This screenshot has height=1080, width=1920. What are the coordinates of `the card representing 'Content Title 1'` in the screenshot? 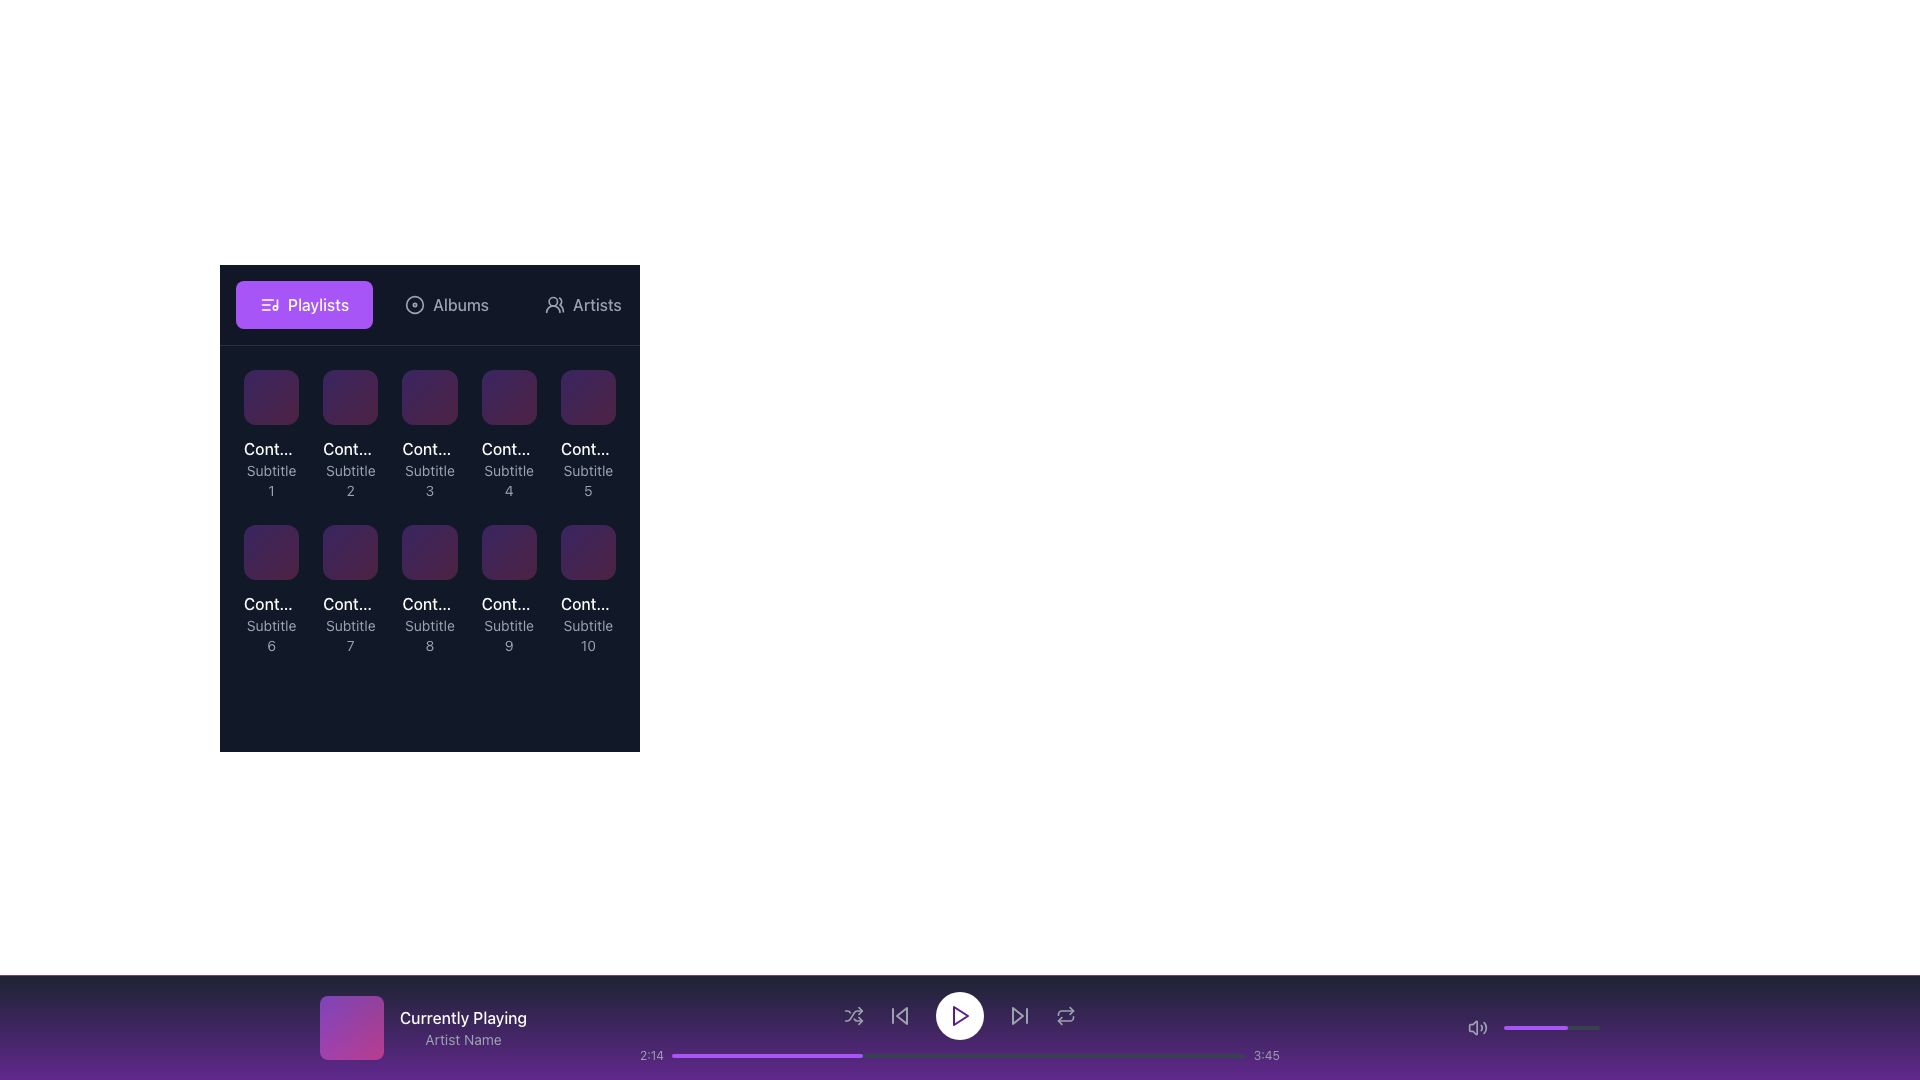 It's located at (270, 434).